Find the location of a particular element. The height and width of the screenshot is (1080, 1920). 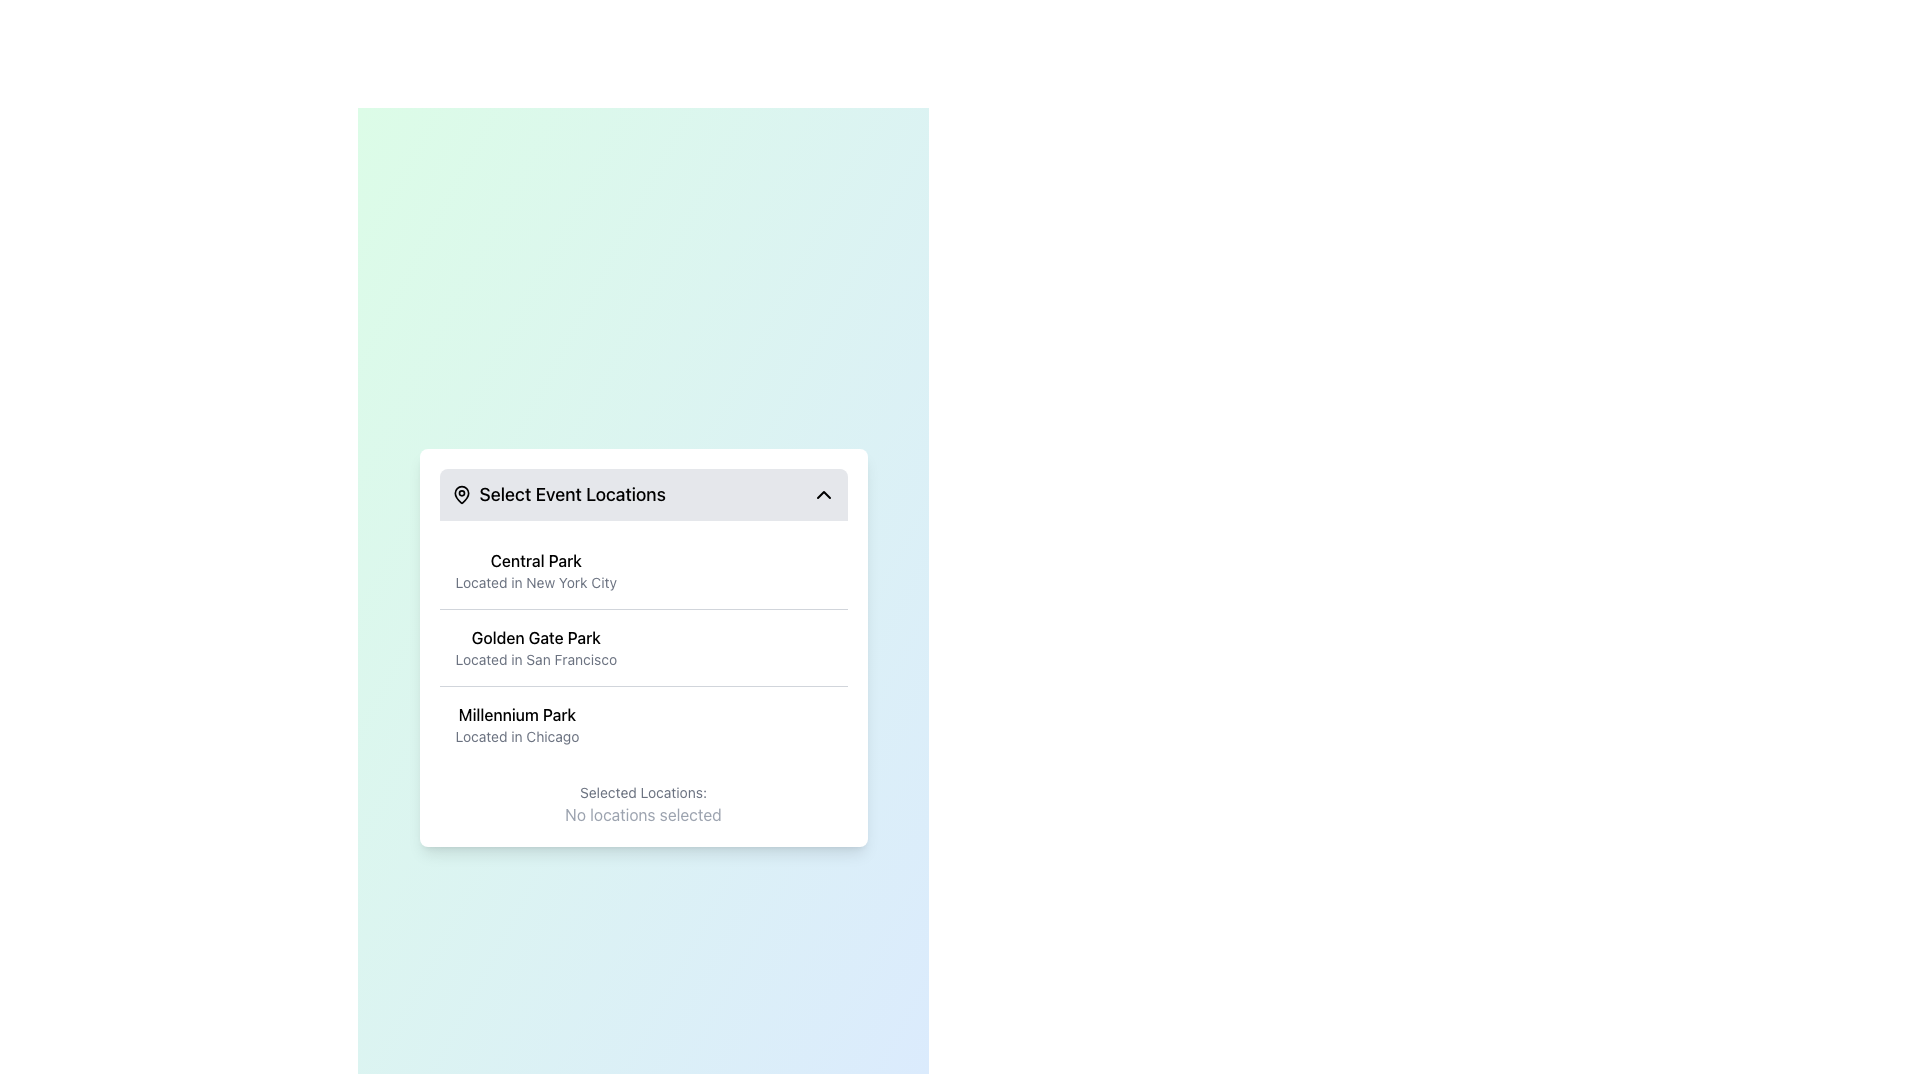

the 'Millennium Park' text label is located at coordinates (517, 725).